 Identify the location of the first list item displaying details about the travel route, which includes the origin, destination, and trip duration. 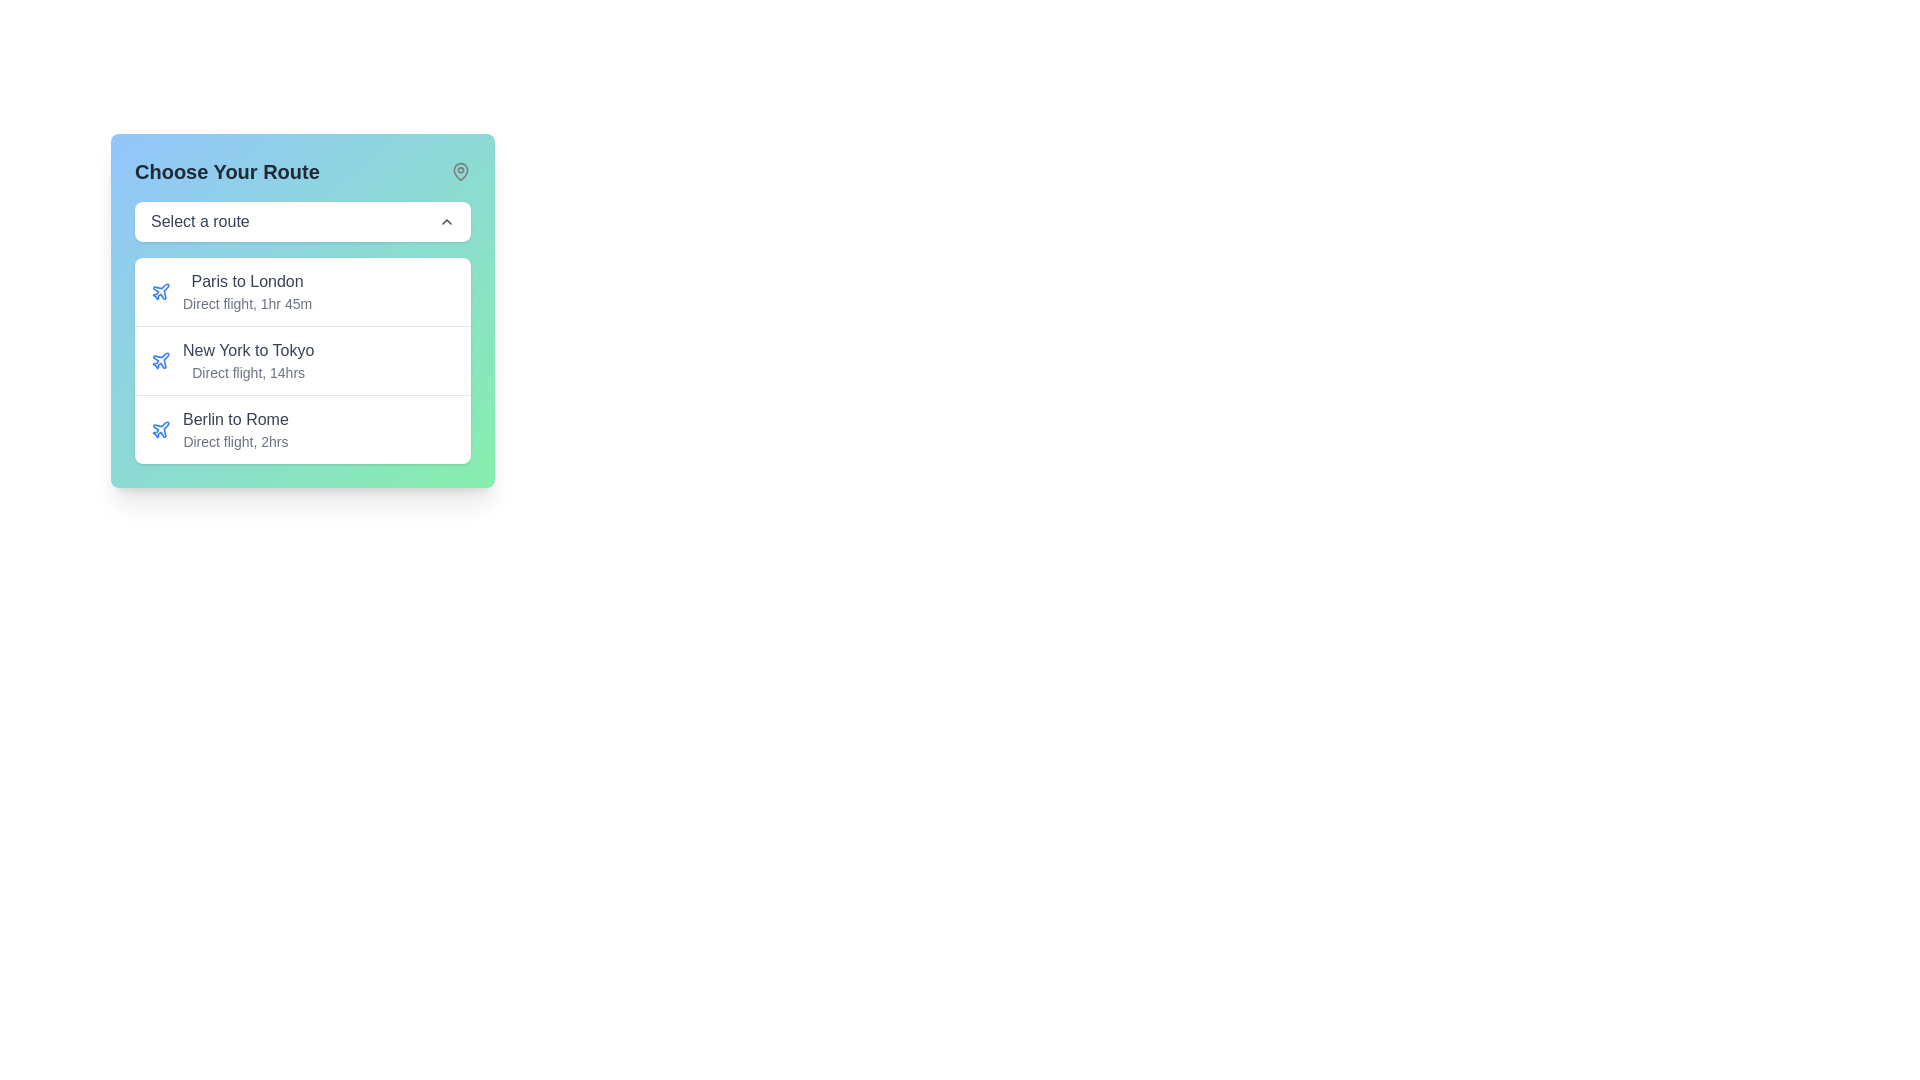
(231, 292).